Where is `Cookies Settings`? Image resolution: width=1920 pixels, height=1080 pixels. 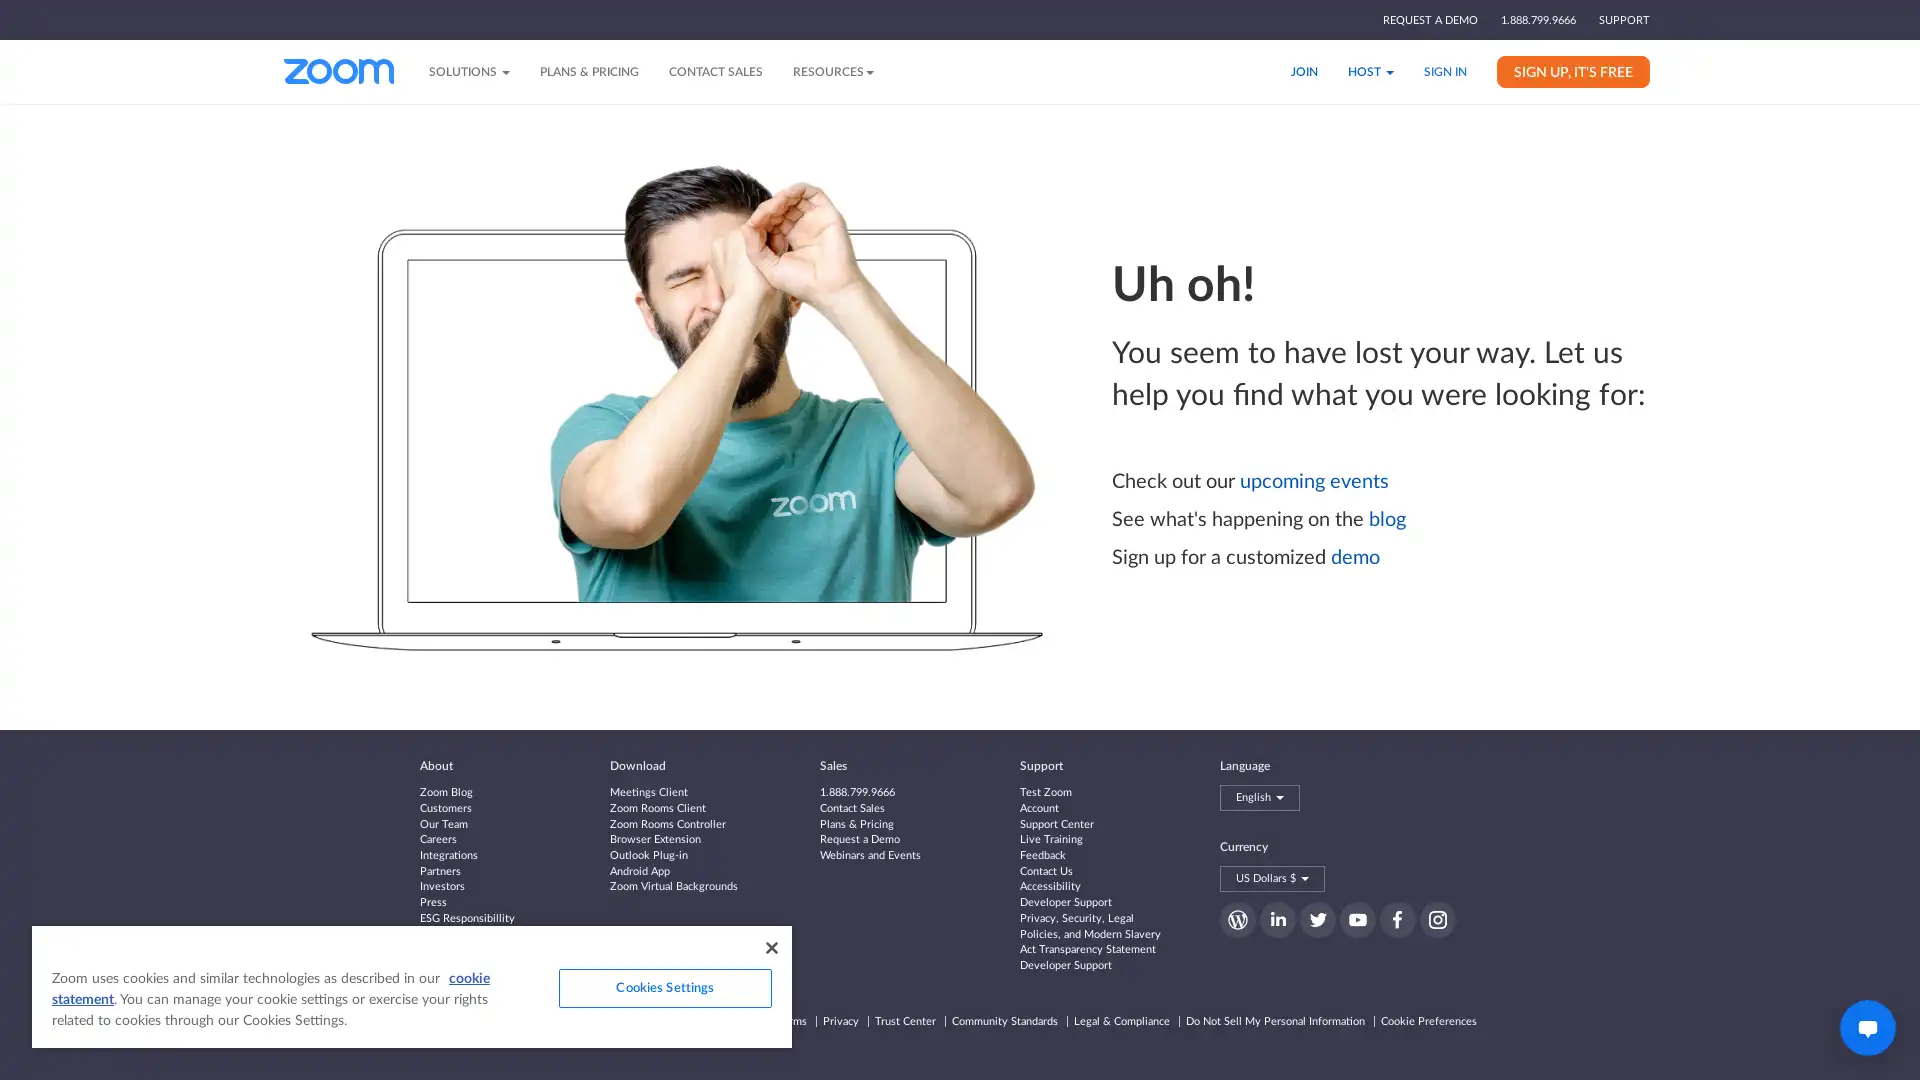
Cookies Settings is located at coordinates (664, 987).